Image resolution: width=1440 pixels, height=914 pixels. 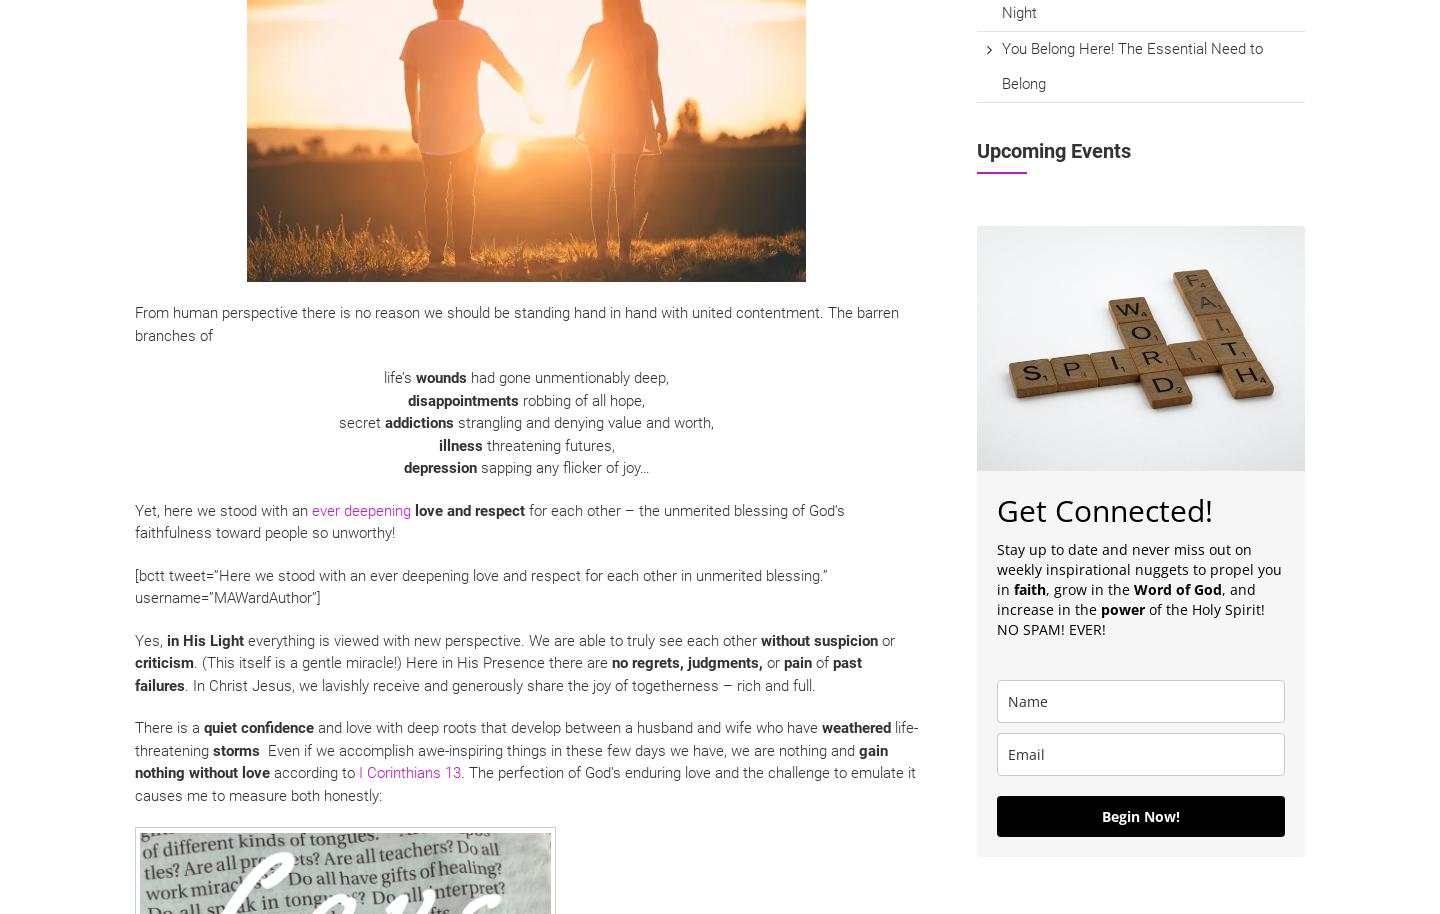 I want to click on 'life’s', so click(x=399, y=378).